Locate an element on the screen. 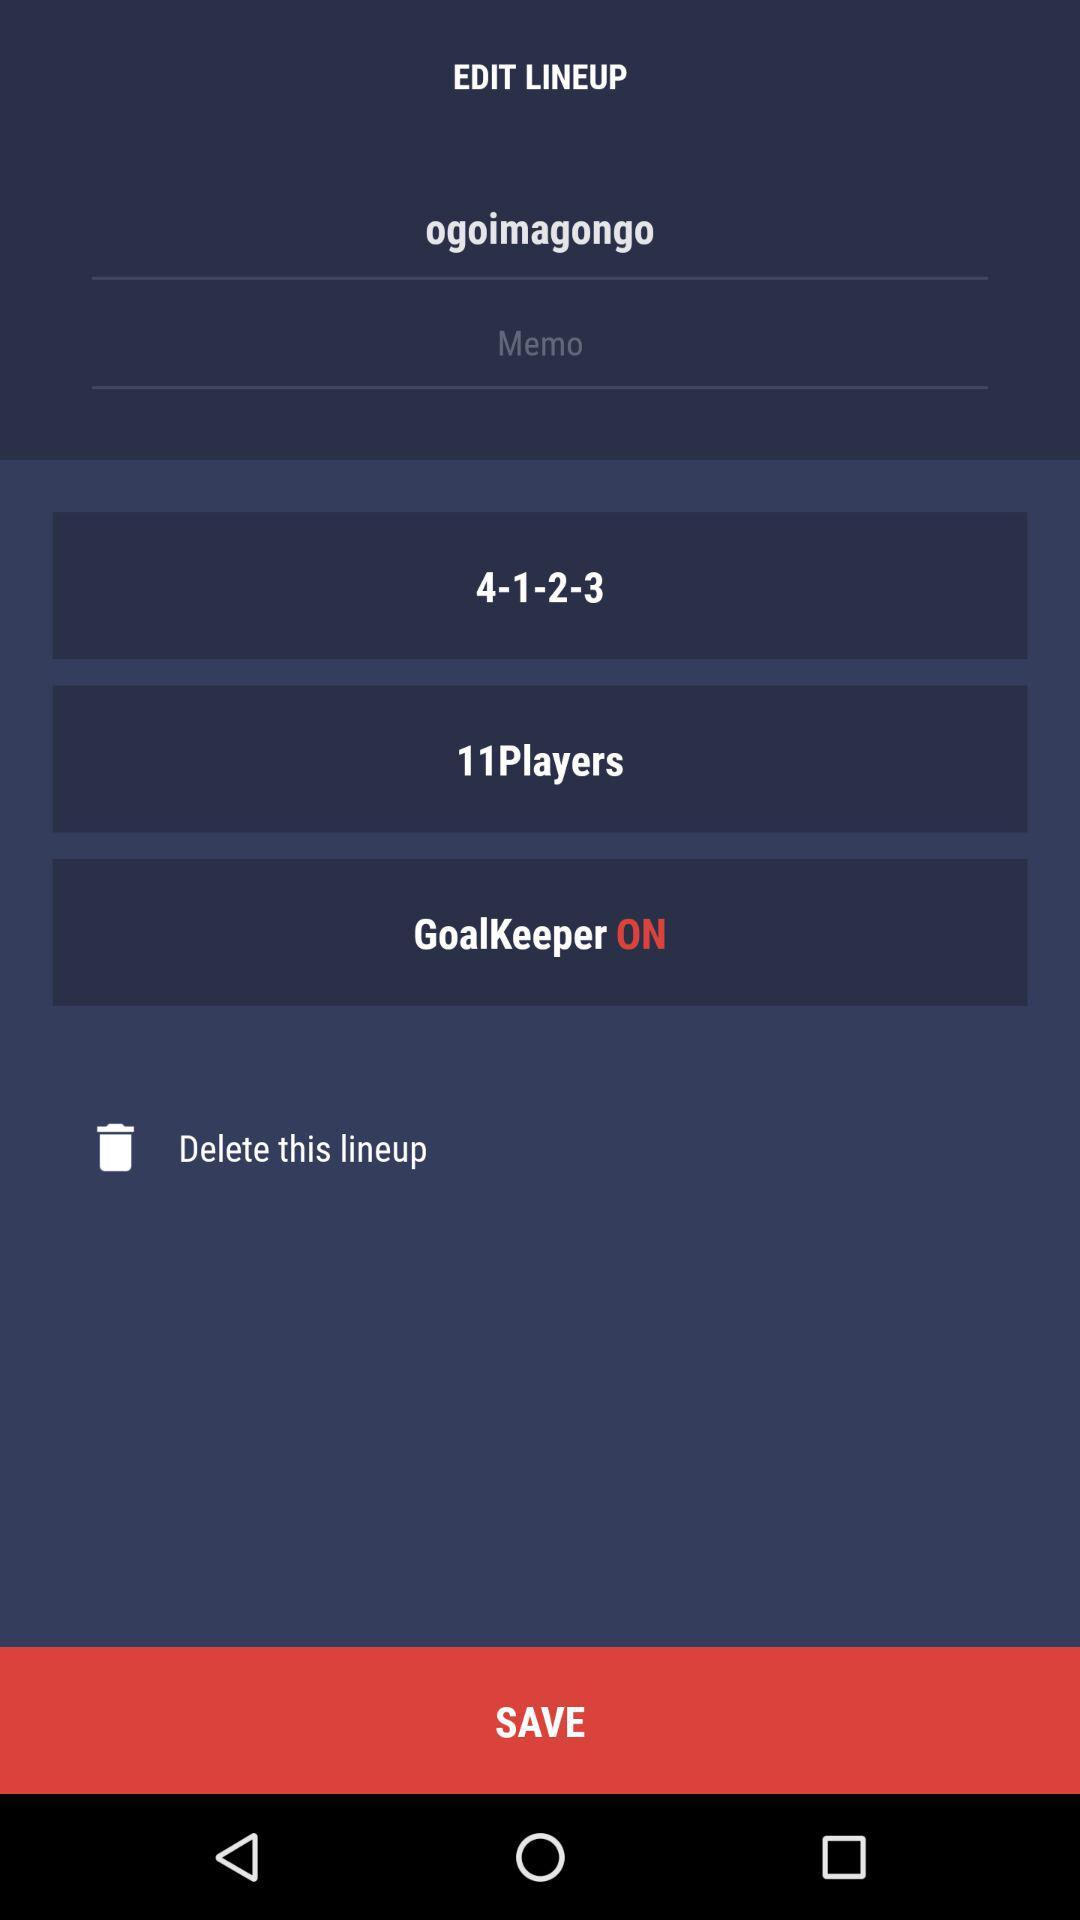 This screenshot has width=1080, height=1920. ogoimagongo is located at coordinates (540, 237).